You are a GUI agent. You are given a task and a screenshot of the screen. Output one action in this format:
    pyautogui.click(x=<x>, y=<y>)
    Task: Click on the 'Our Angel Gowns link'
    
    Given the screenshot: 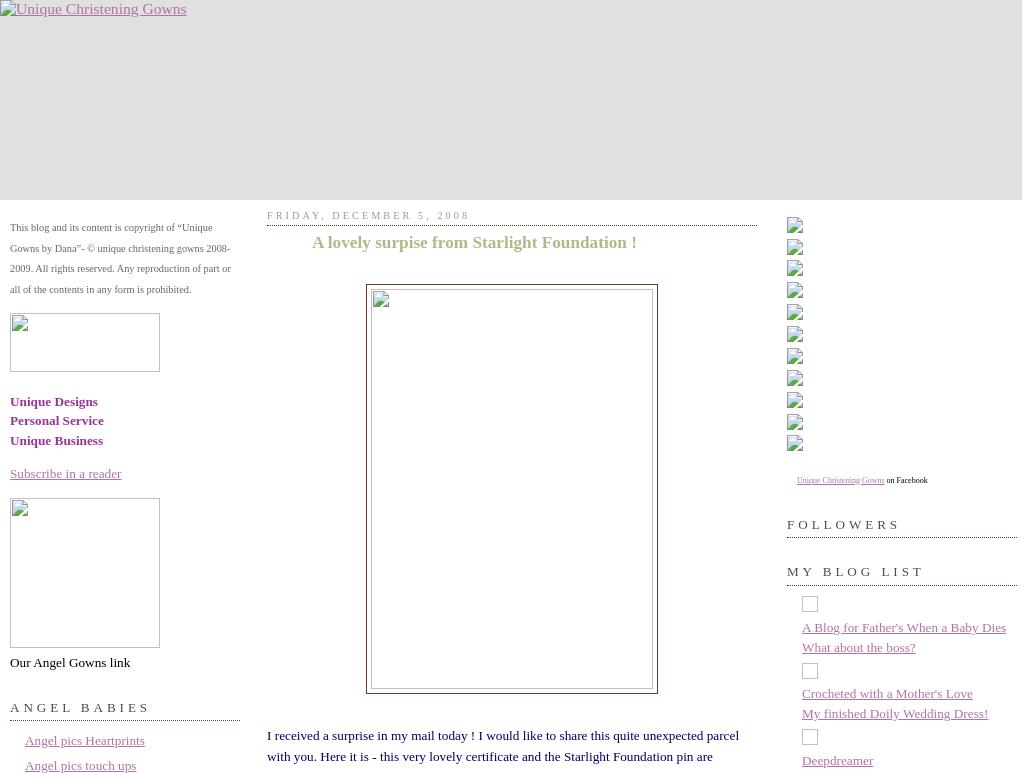 What is the action you would take?
    pyautogui.click(x=69, y=662)
    